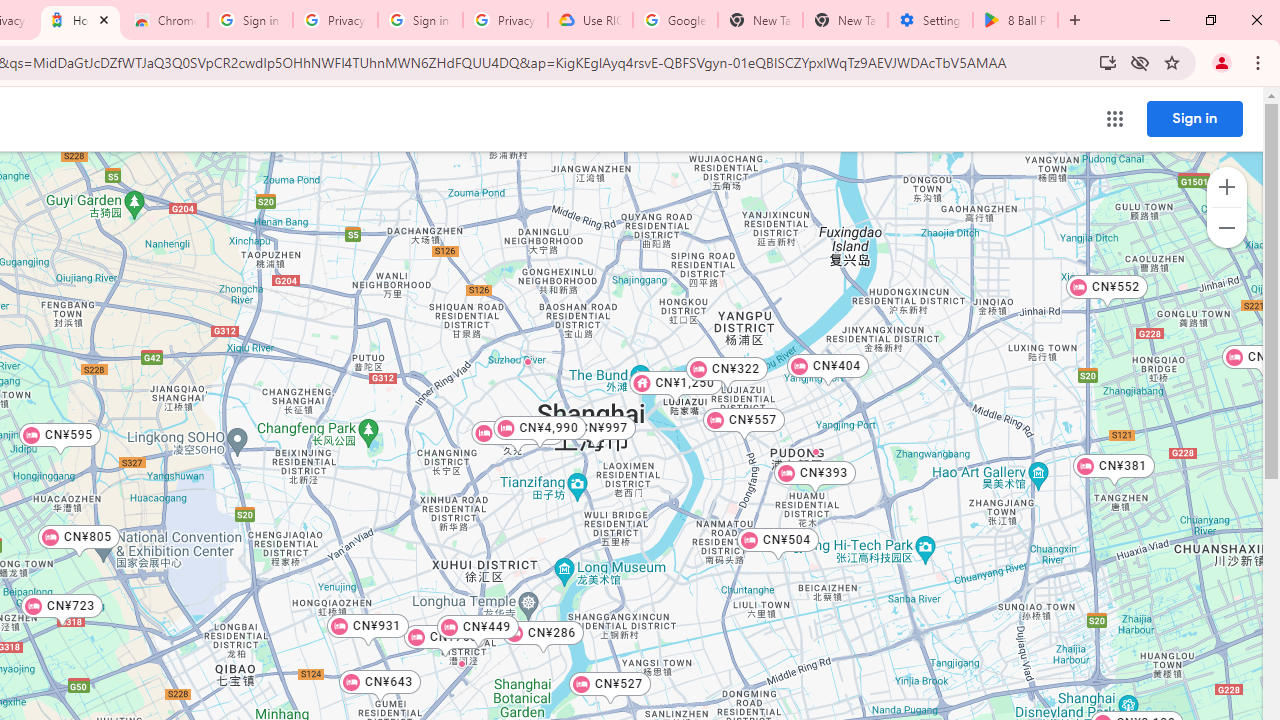  What do you see at coordinates (1225, 226) in the screenshot?
I see `'Zoom out map'` at bounding box center [1225, 226].